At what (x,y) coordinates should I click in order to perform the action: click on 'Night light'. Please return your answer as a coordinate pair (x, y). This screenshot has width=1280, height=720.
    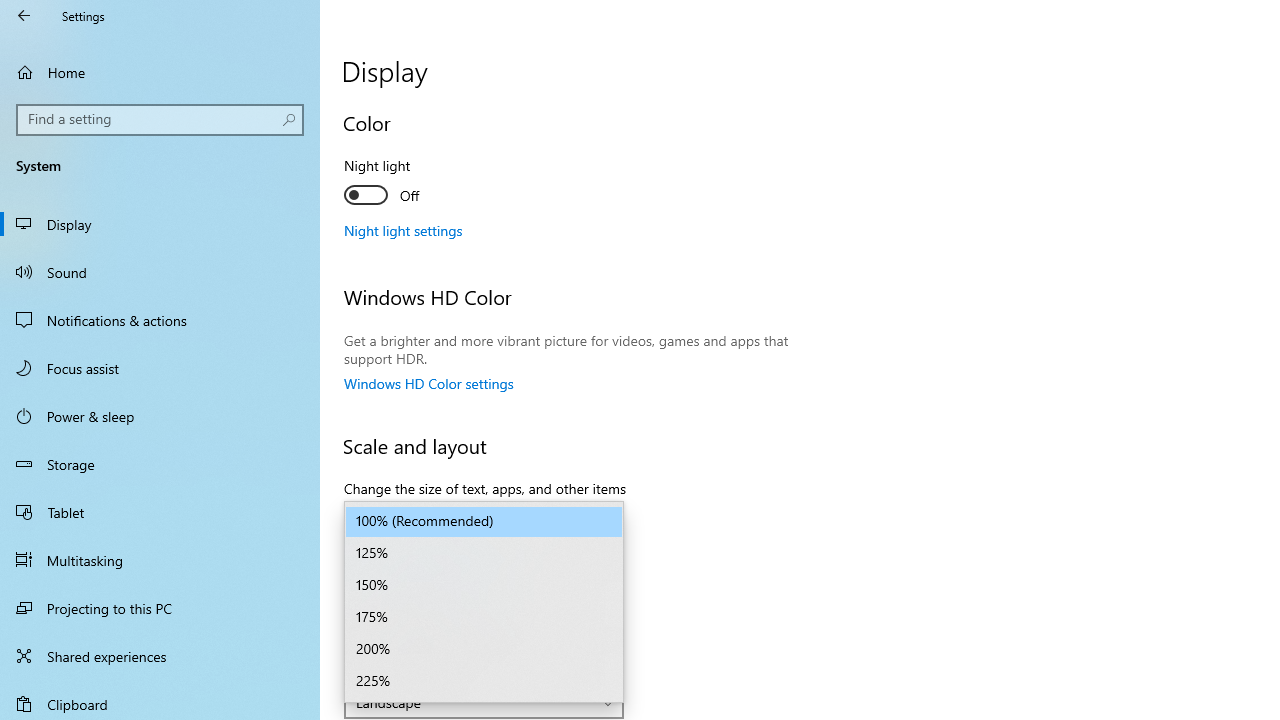
    Looking at the image, I should click on (416, 183).